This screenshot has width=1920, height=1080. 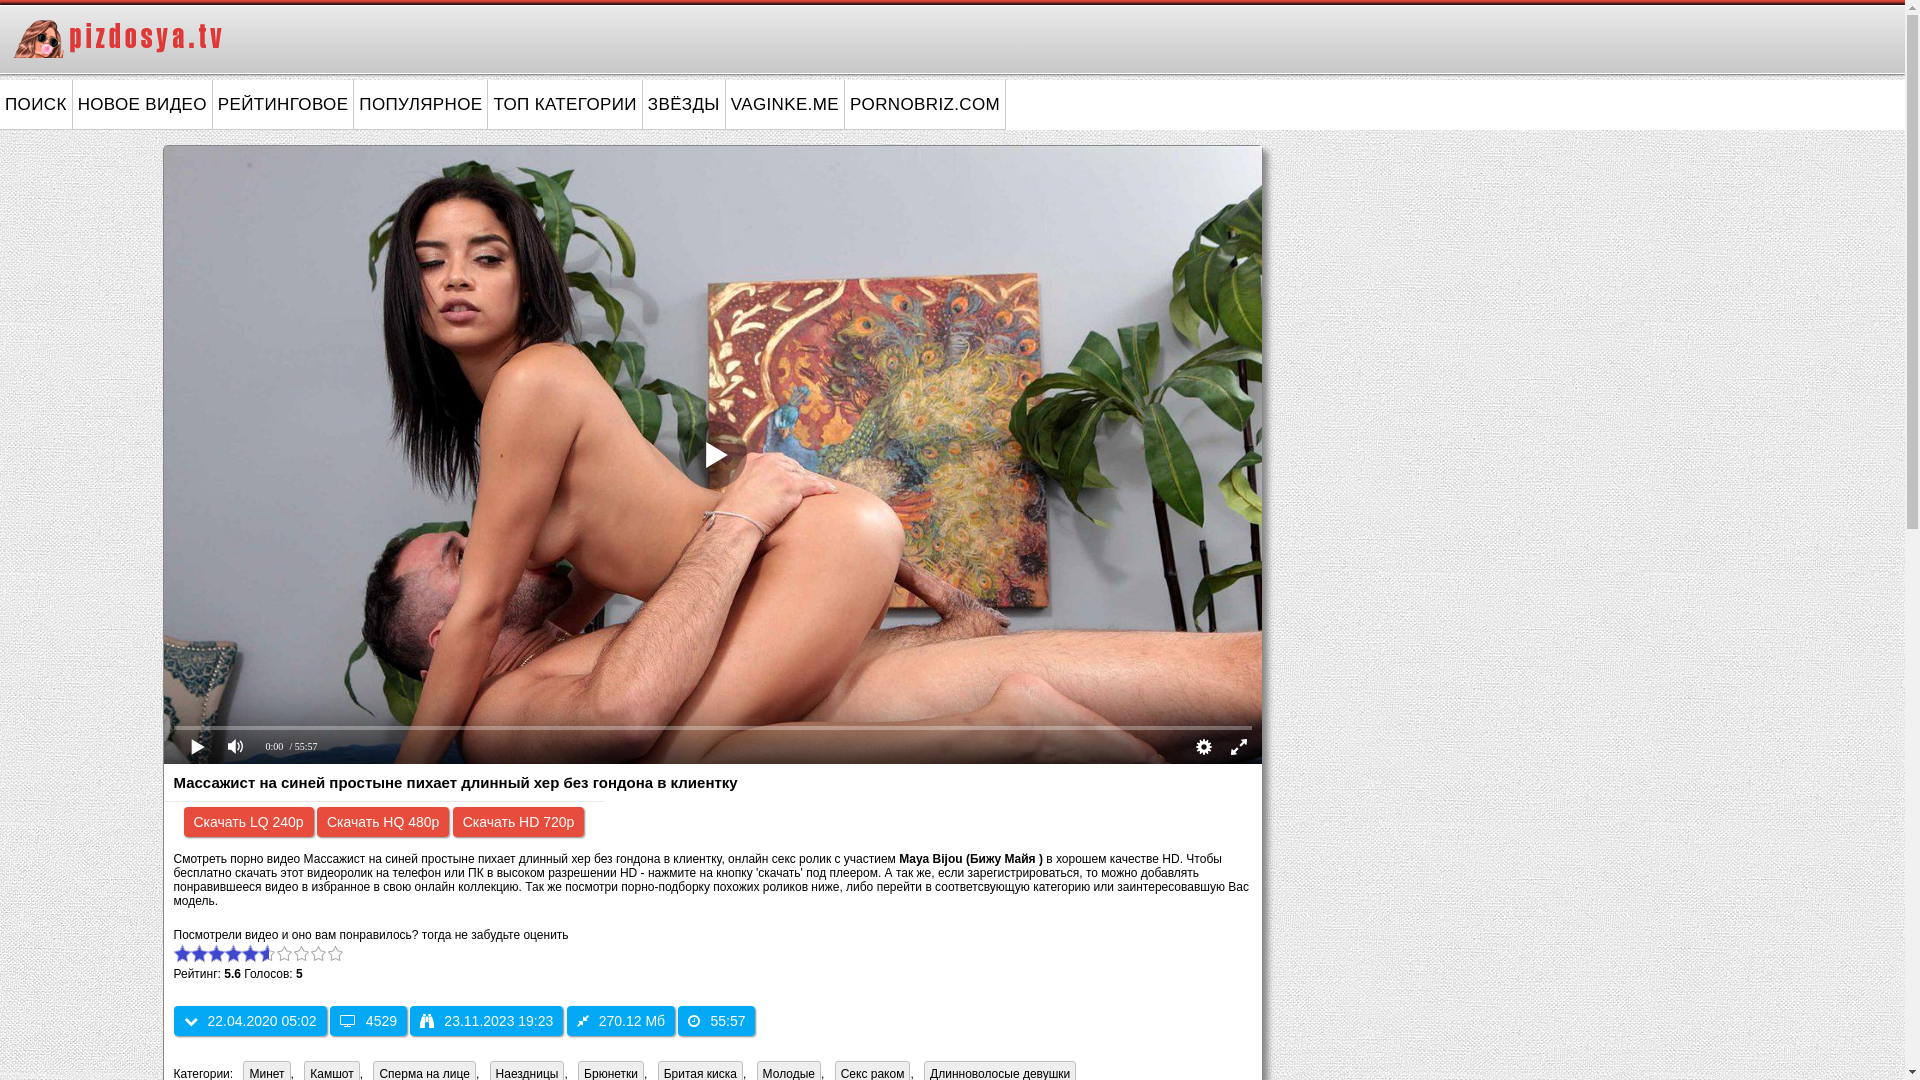 What do you see at coordinates (173, 1021) in the screenshot?
I see `'22.04.2020 05:02'` at bounding box center [173, 1021].